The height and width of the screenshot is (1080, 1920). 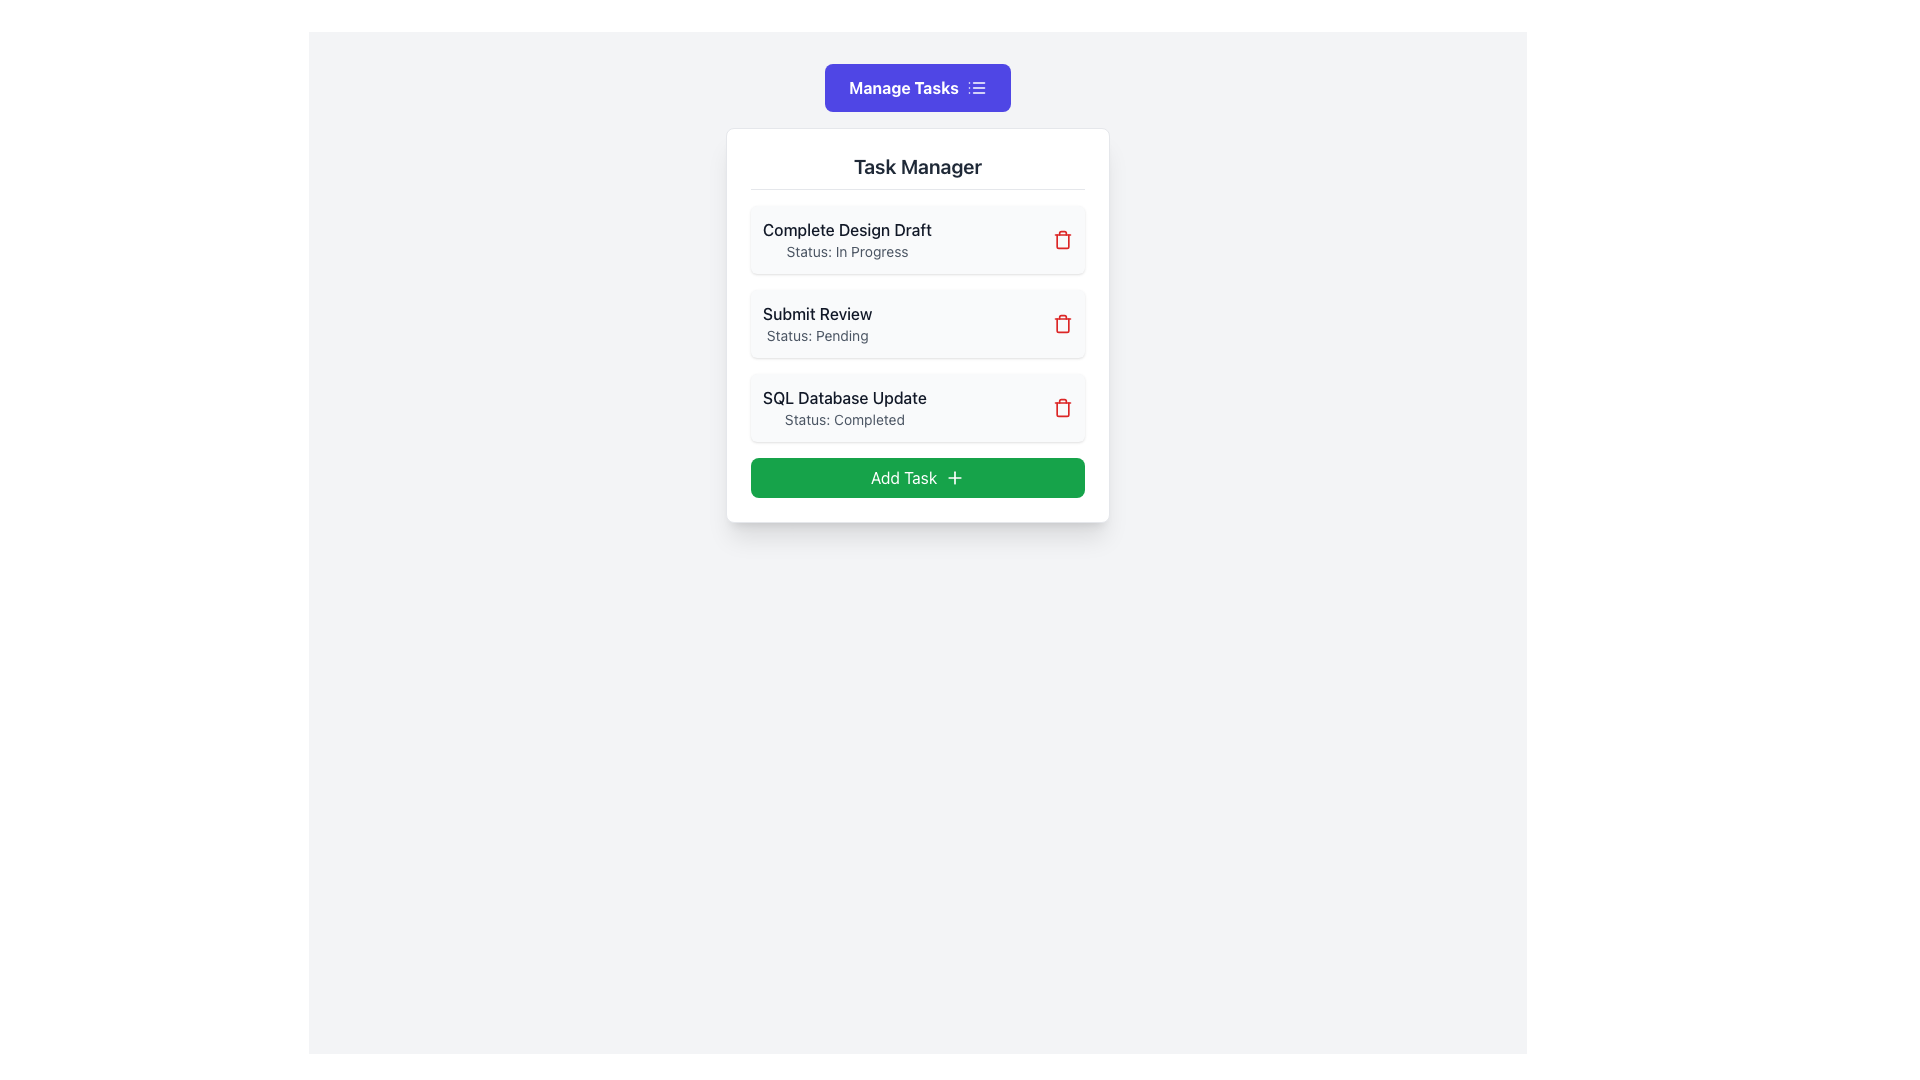 I want to click on the task management button located in the center-top area of the interface above the 'Task Manager' card, so click(x=916, y=87).